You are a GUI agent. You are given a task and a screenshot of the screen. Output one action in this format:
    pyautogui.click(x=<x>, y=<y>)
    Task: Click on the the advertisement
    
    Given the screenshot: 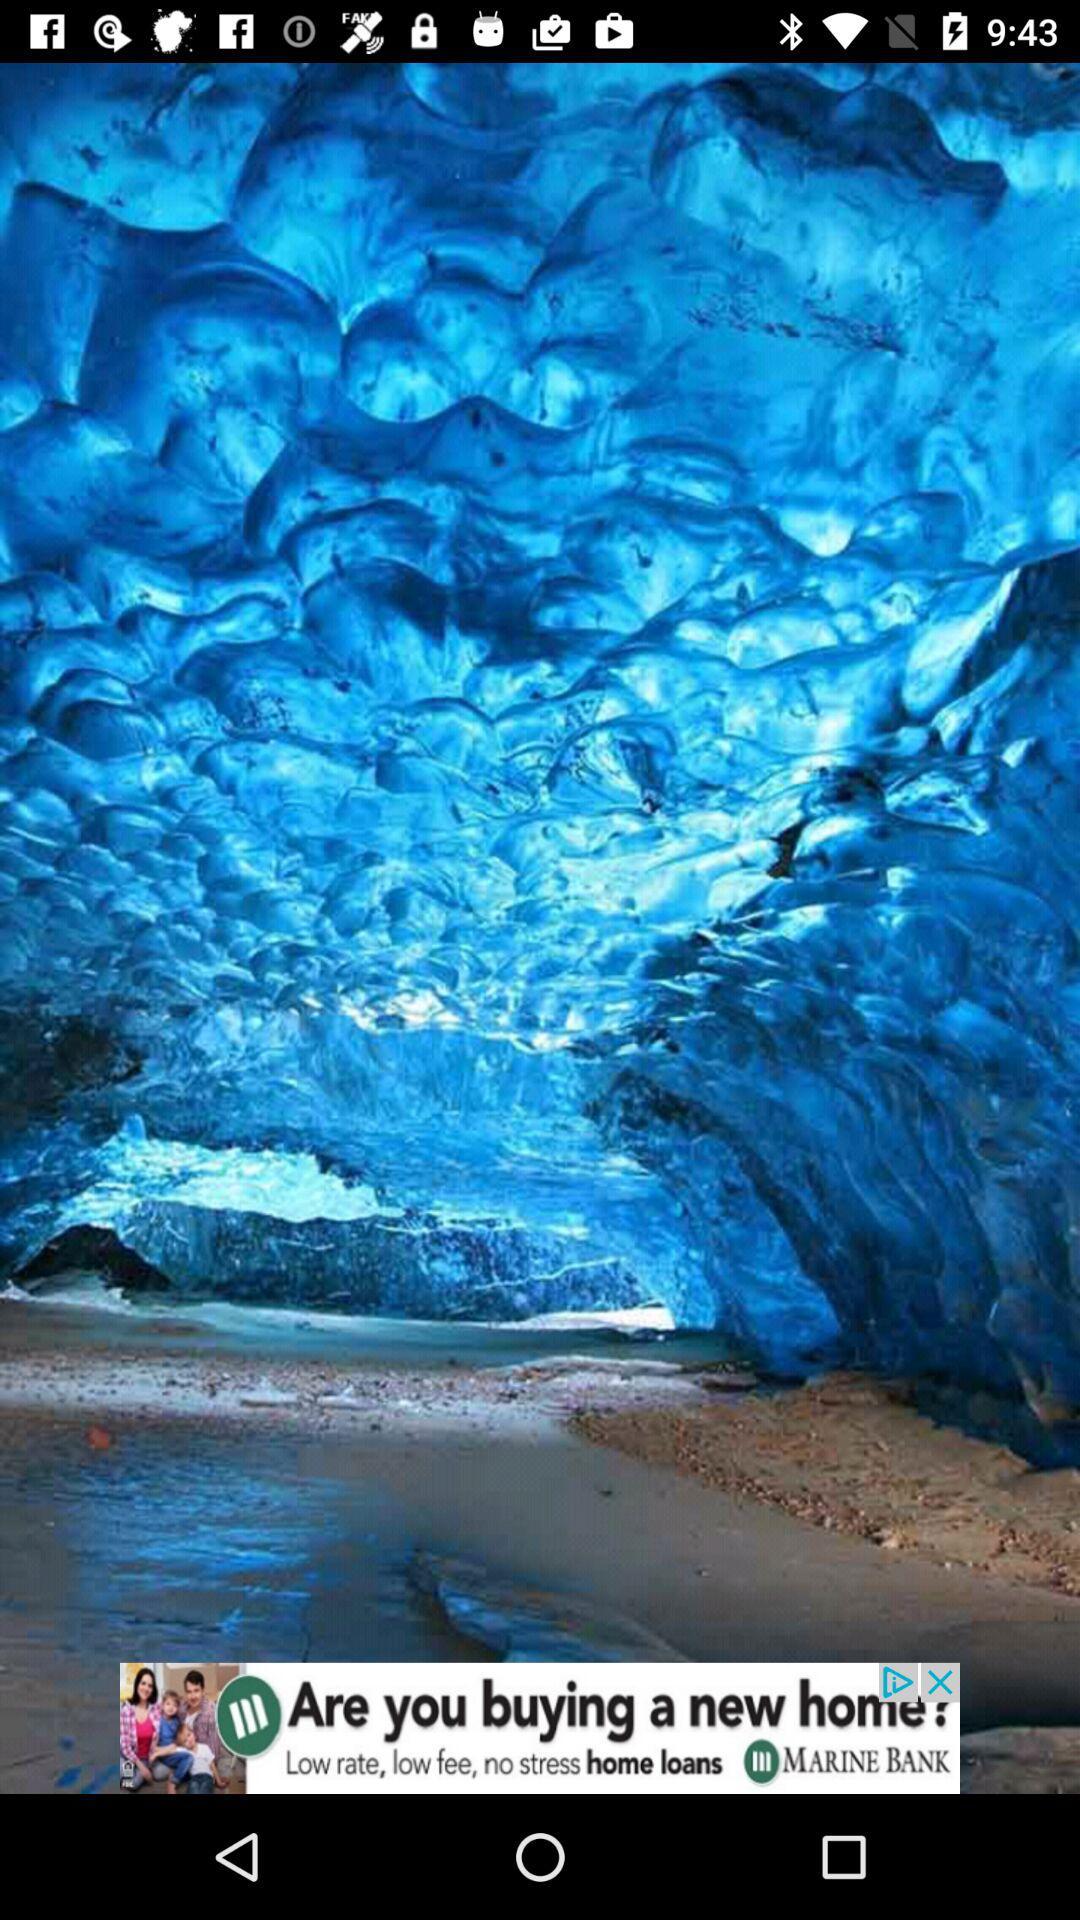 What is the action you would take?
    pyautogui.click(x=540, y=1727)
    